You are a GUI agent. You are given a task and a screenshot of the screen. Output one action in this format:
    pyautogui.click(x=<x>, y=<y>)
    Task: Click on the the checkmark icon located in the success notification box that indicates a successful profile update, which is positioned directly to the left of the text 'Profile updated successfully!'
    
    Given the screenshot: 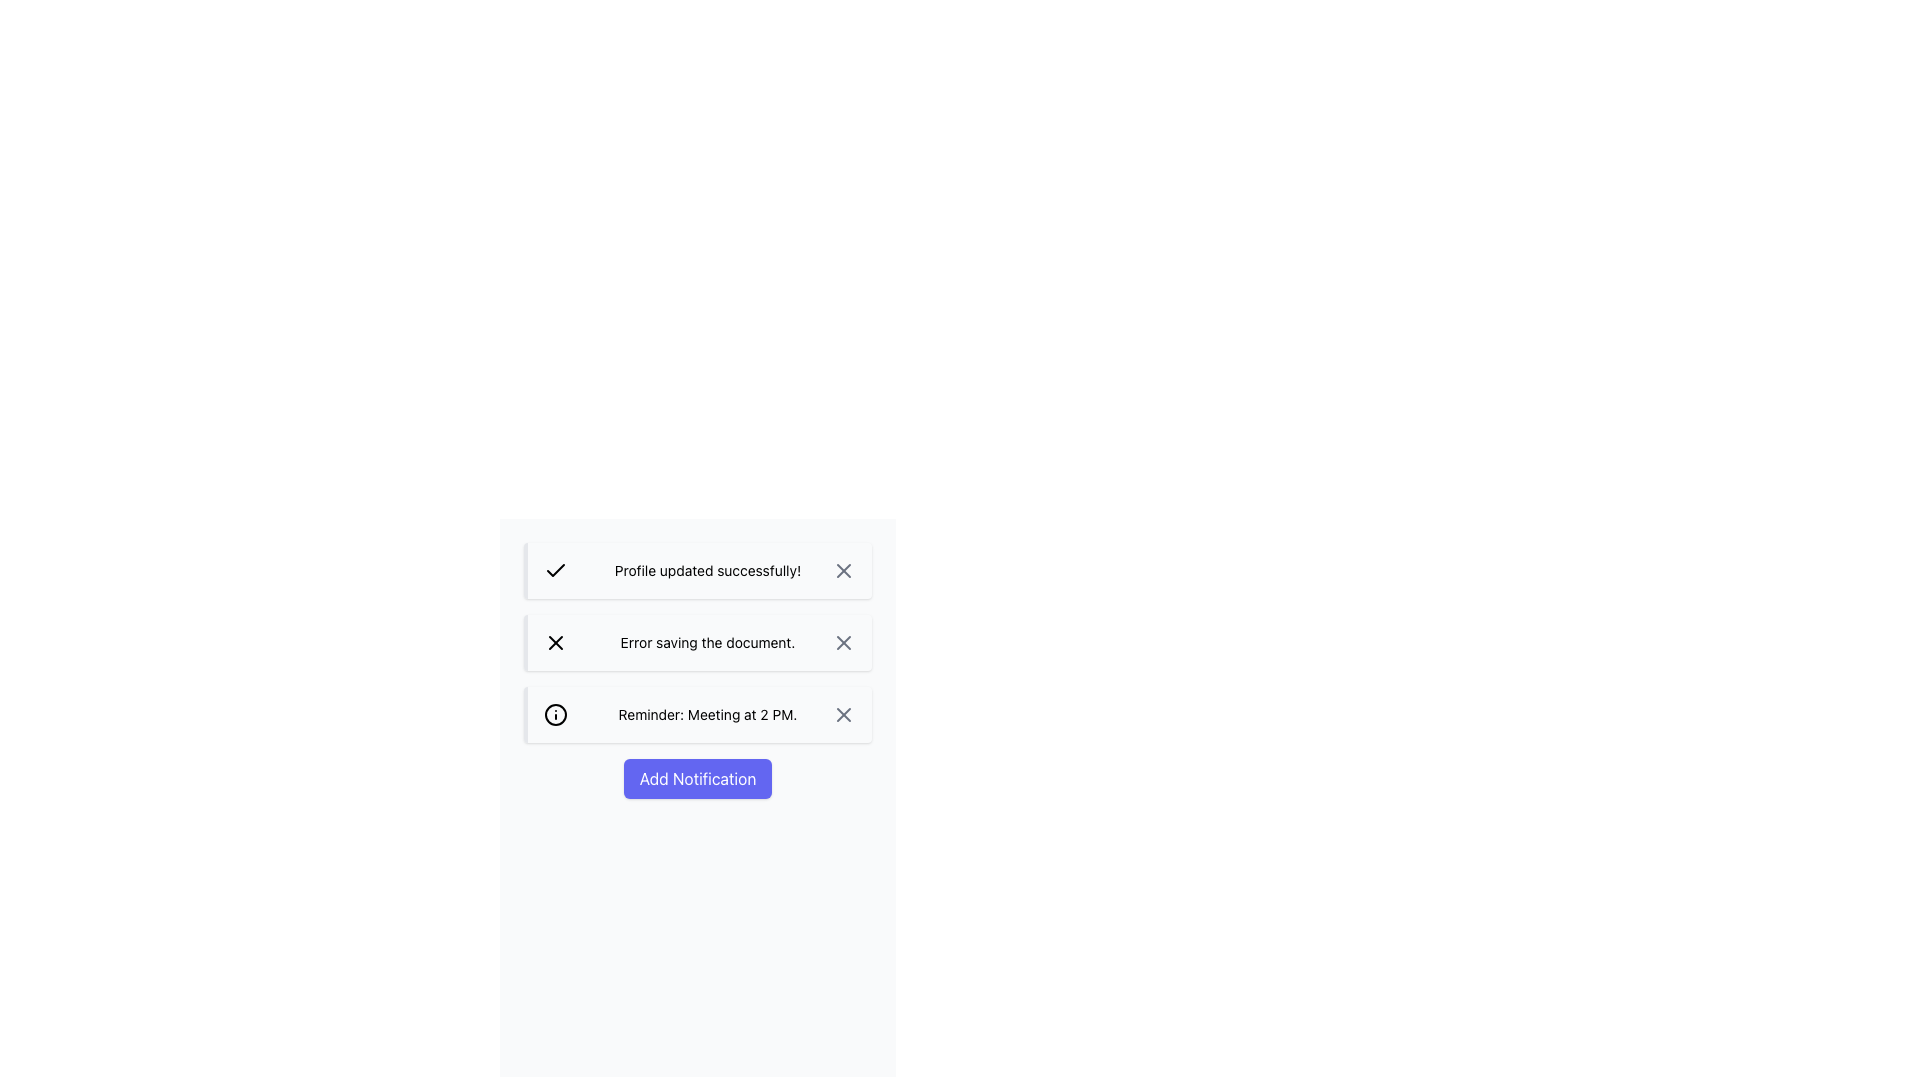 What is the action you would take?
    pyautogui.click(x=556, y=570)
    